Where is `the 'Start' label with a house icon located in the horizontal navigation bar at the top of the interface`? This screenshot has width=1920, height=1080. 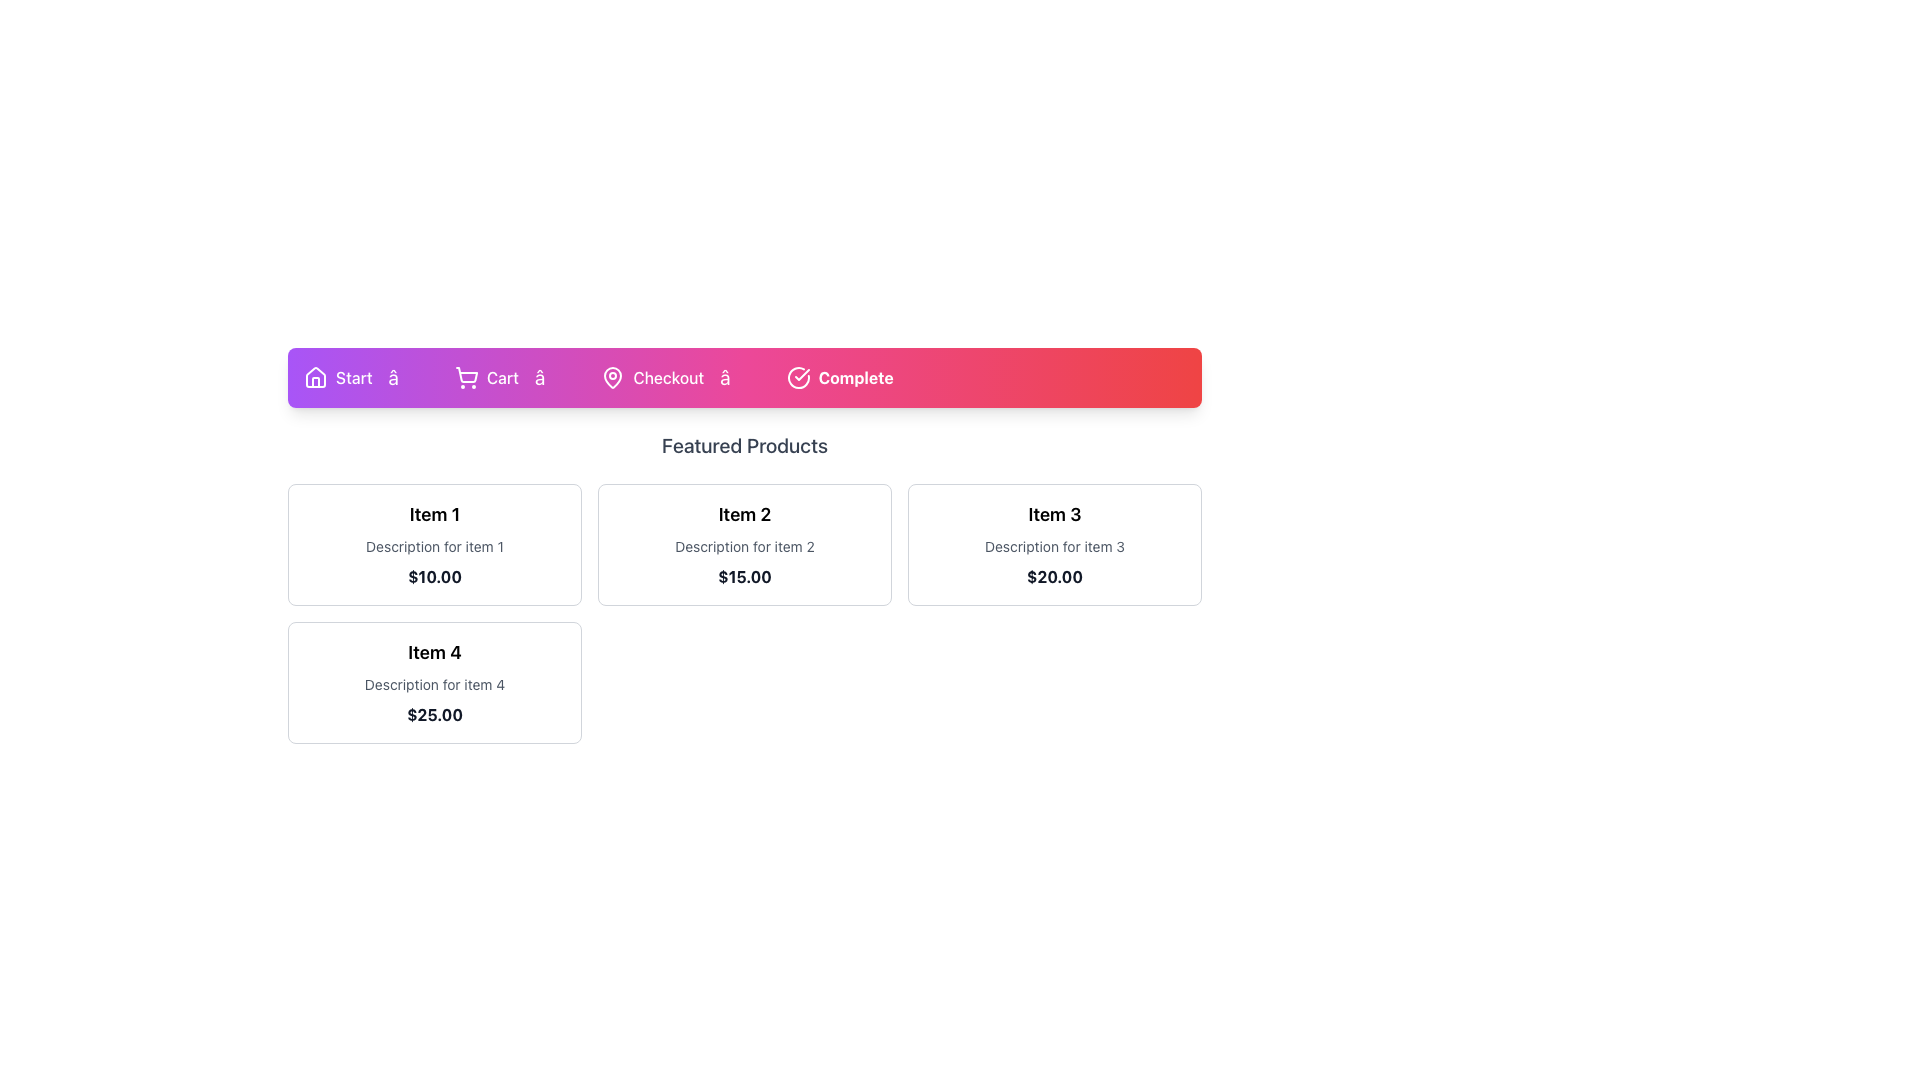 the 'Start' label with a house icon located in the horizontal navigation bar at the top of the interface is located at coordinates (337, 378).